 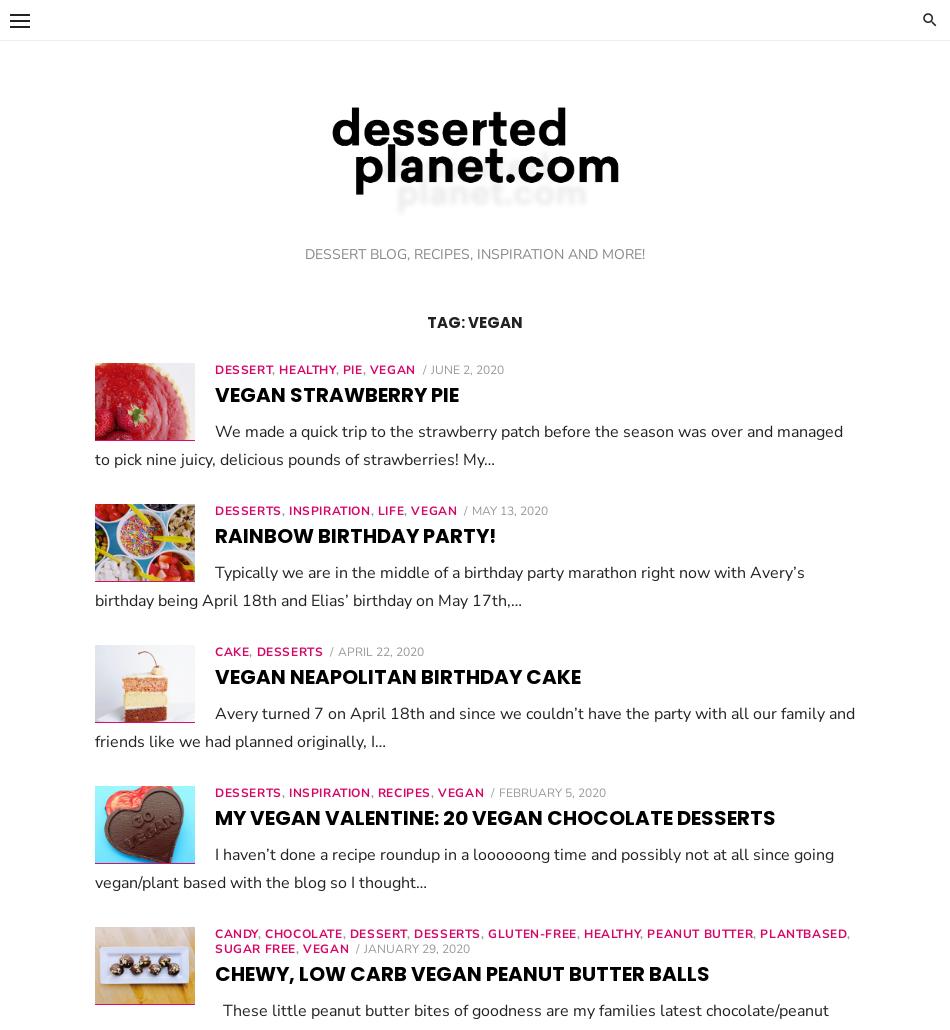 I want to click on 'Vegan Neapolitan Birthday Cake', so click(x=396, y=676).